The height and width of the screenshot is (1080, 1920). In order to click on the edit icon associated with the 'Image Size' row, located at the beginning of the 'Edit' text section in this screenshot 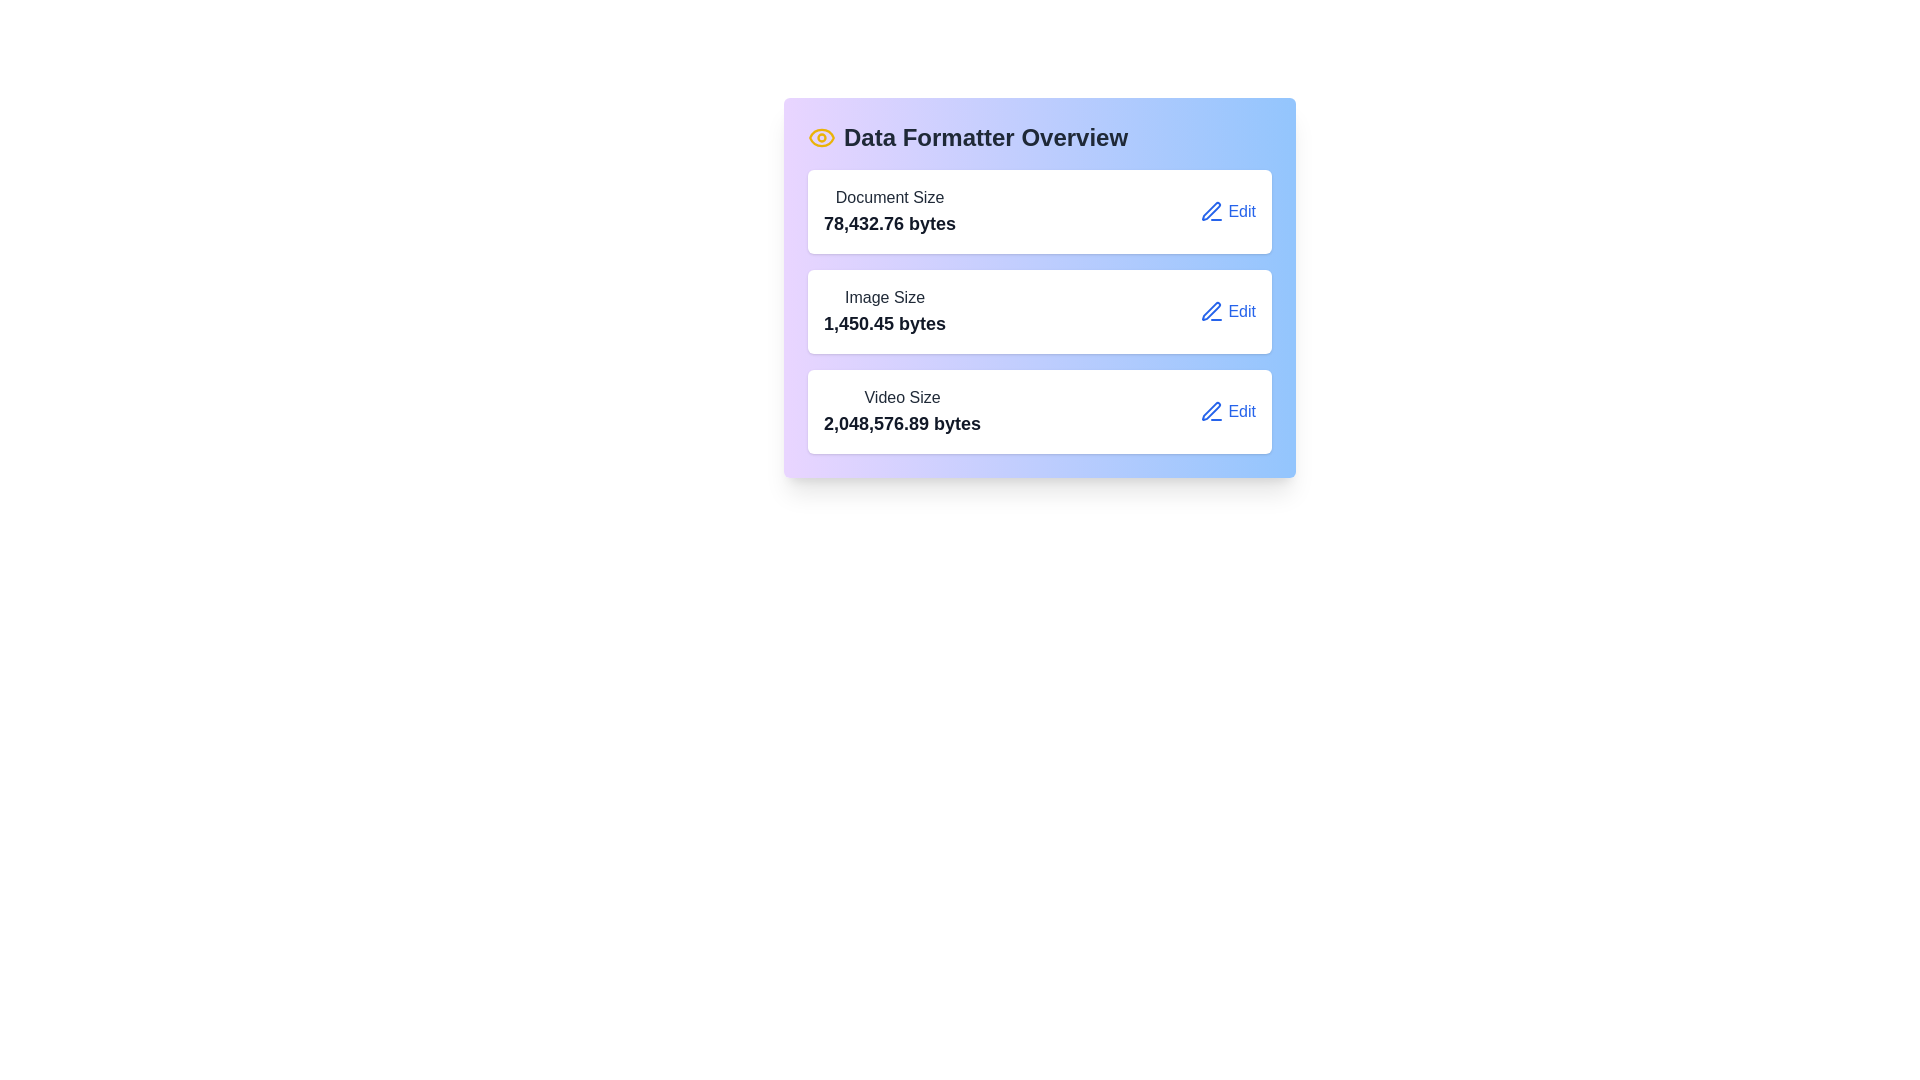, I will do `click(1211, 312)`.